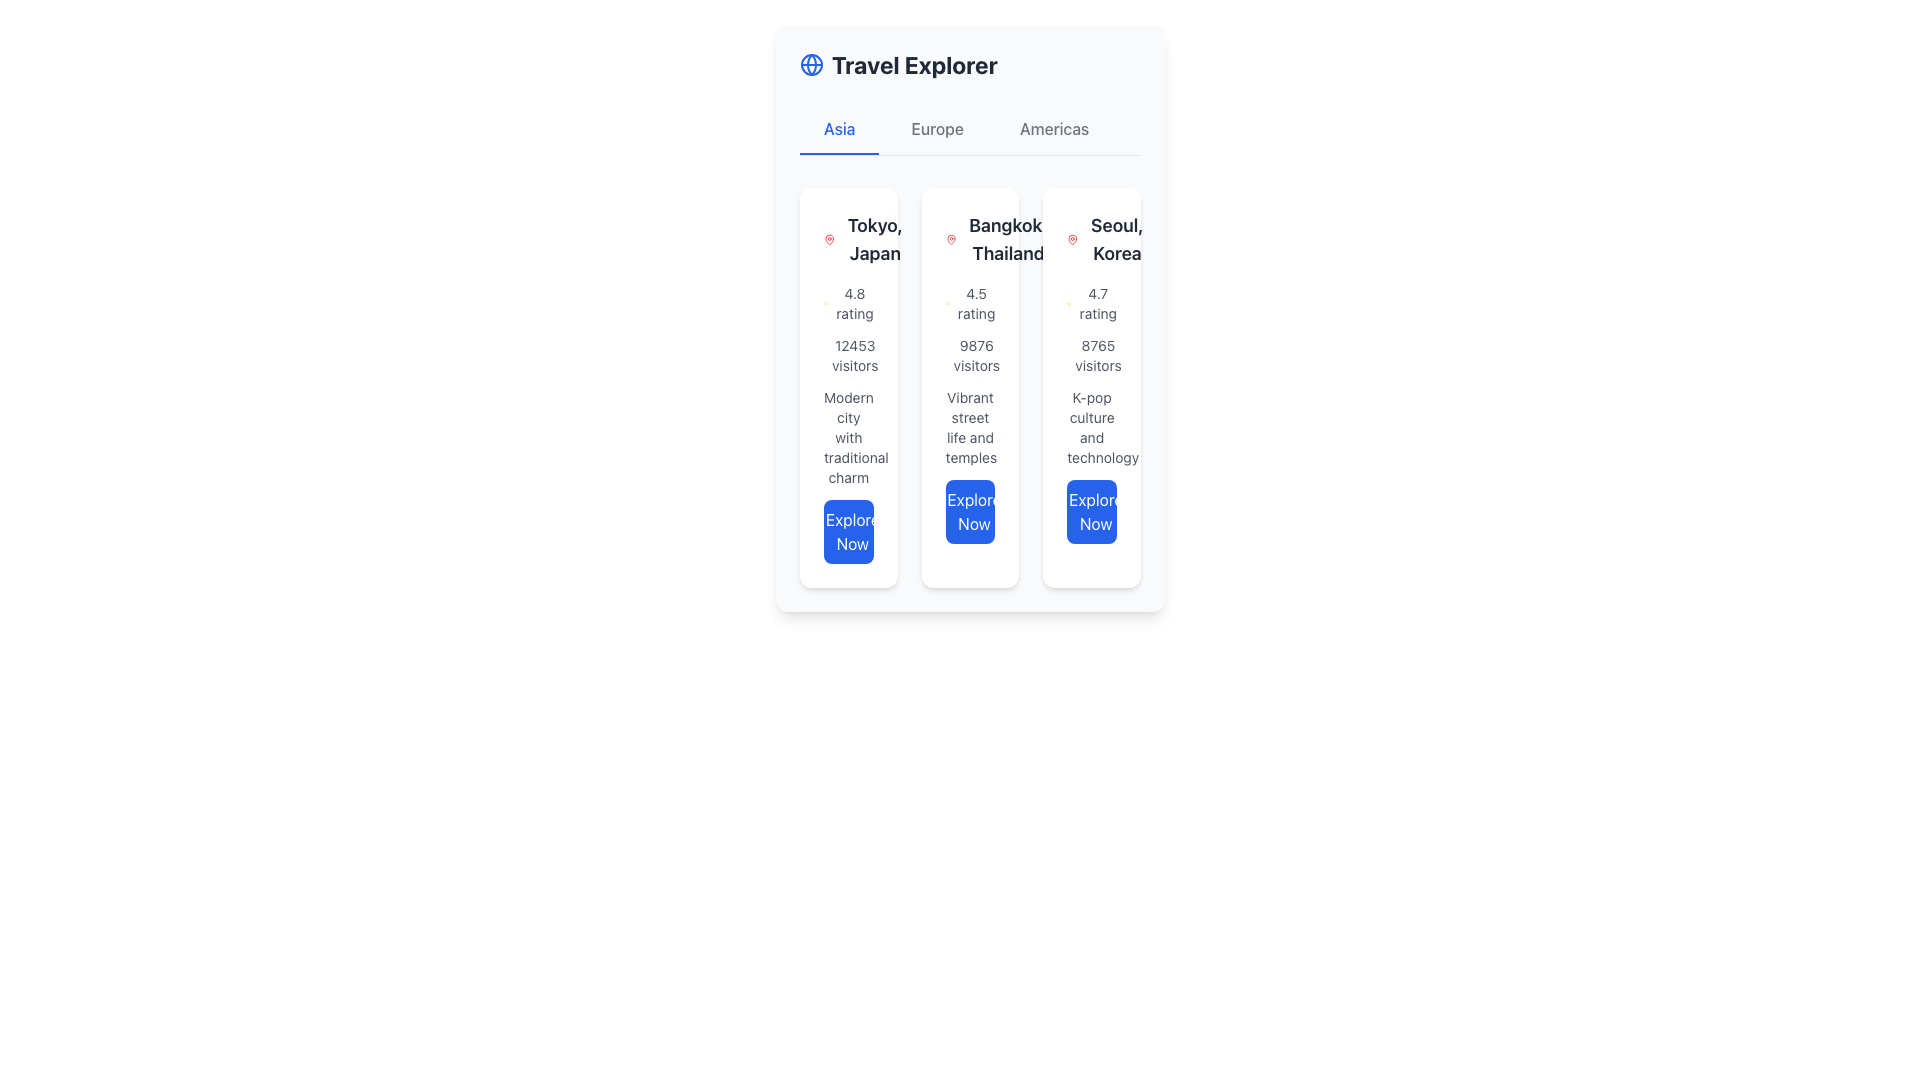 The height and width of the screenshot is (1080, 1920). What do you see at coordinates (865, 238) in the screenshot?
I see `the text label 'Tokyo, Japan' which is styled in bold and larger font size and is accompanied by a red map pin icon on its left, located at the top-left corner of the interface` at bounding box center [865, 238].